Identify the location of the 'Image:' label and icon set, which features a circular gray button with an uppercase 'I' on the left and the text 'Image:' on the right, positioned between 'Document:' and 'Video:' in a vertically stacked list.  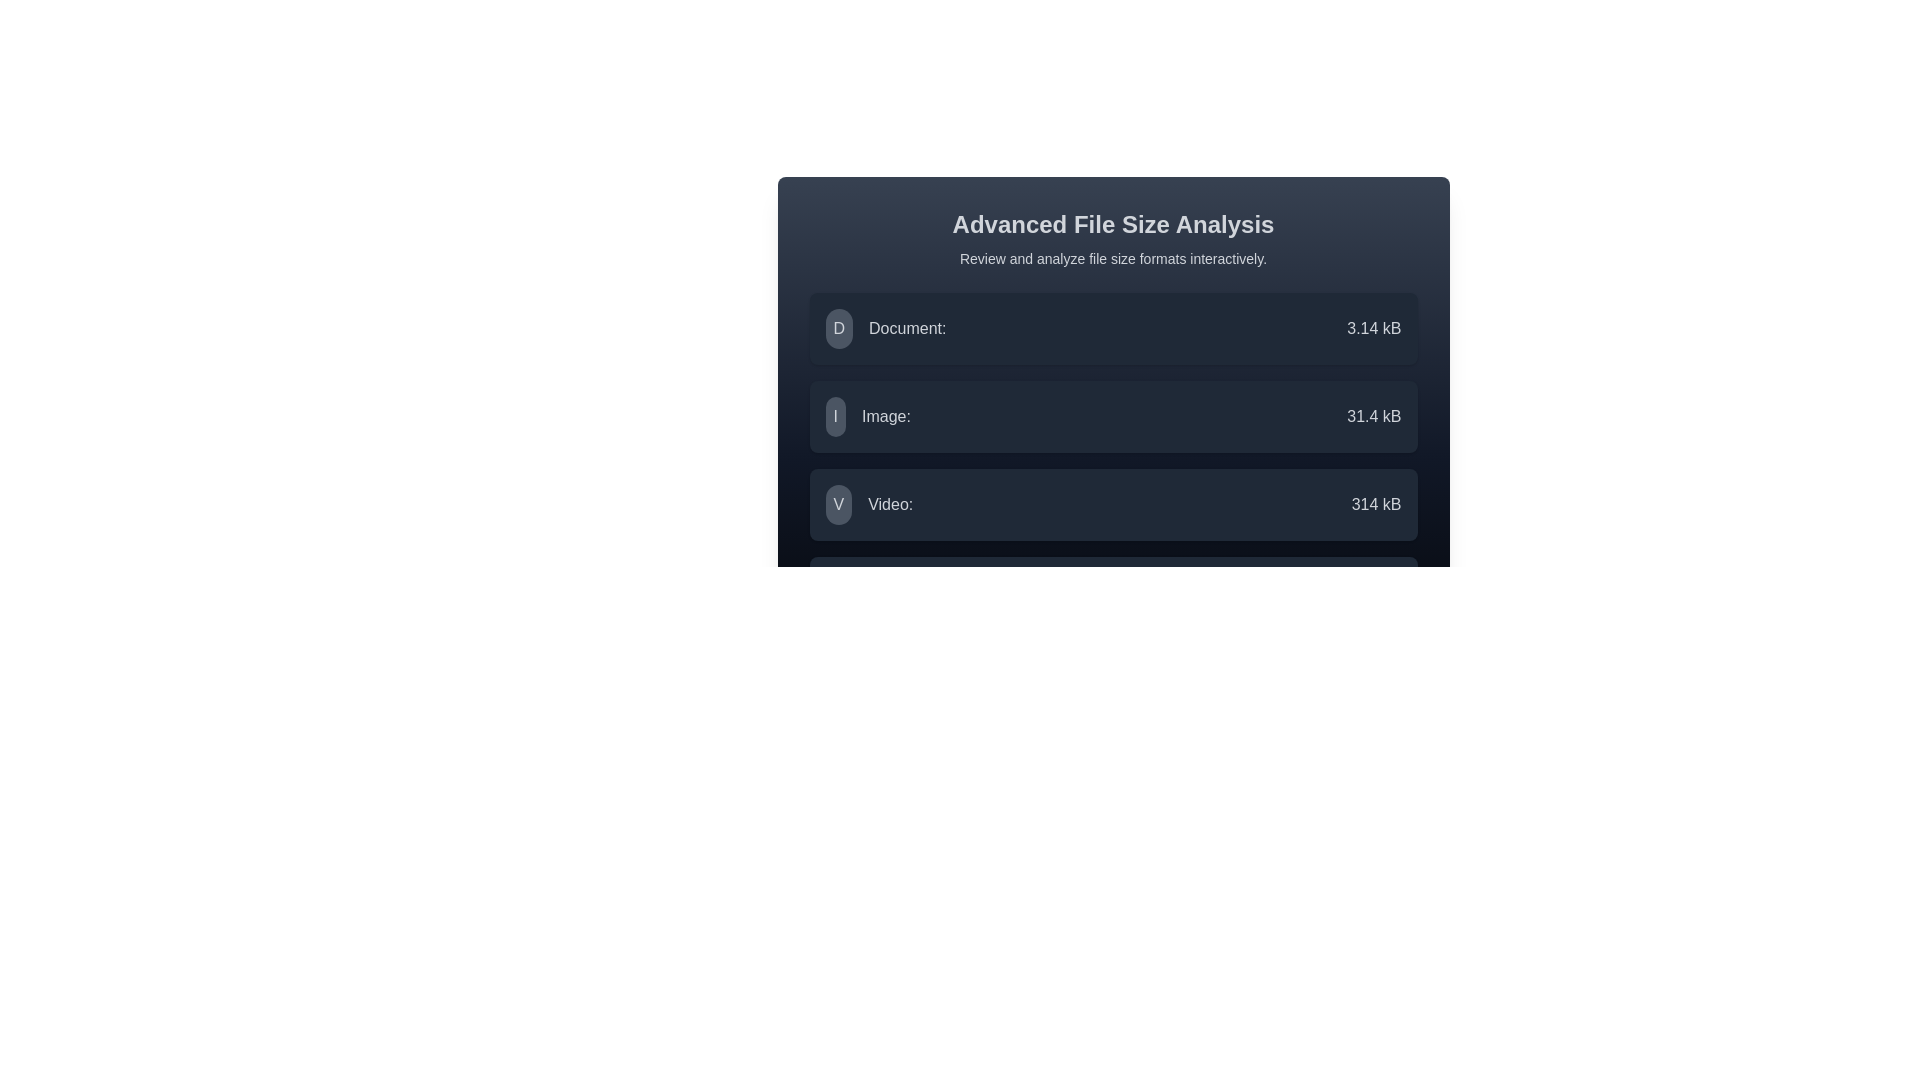
(868, 415).